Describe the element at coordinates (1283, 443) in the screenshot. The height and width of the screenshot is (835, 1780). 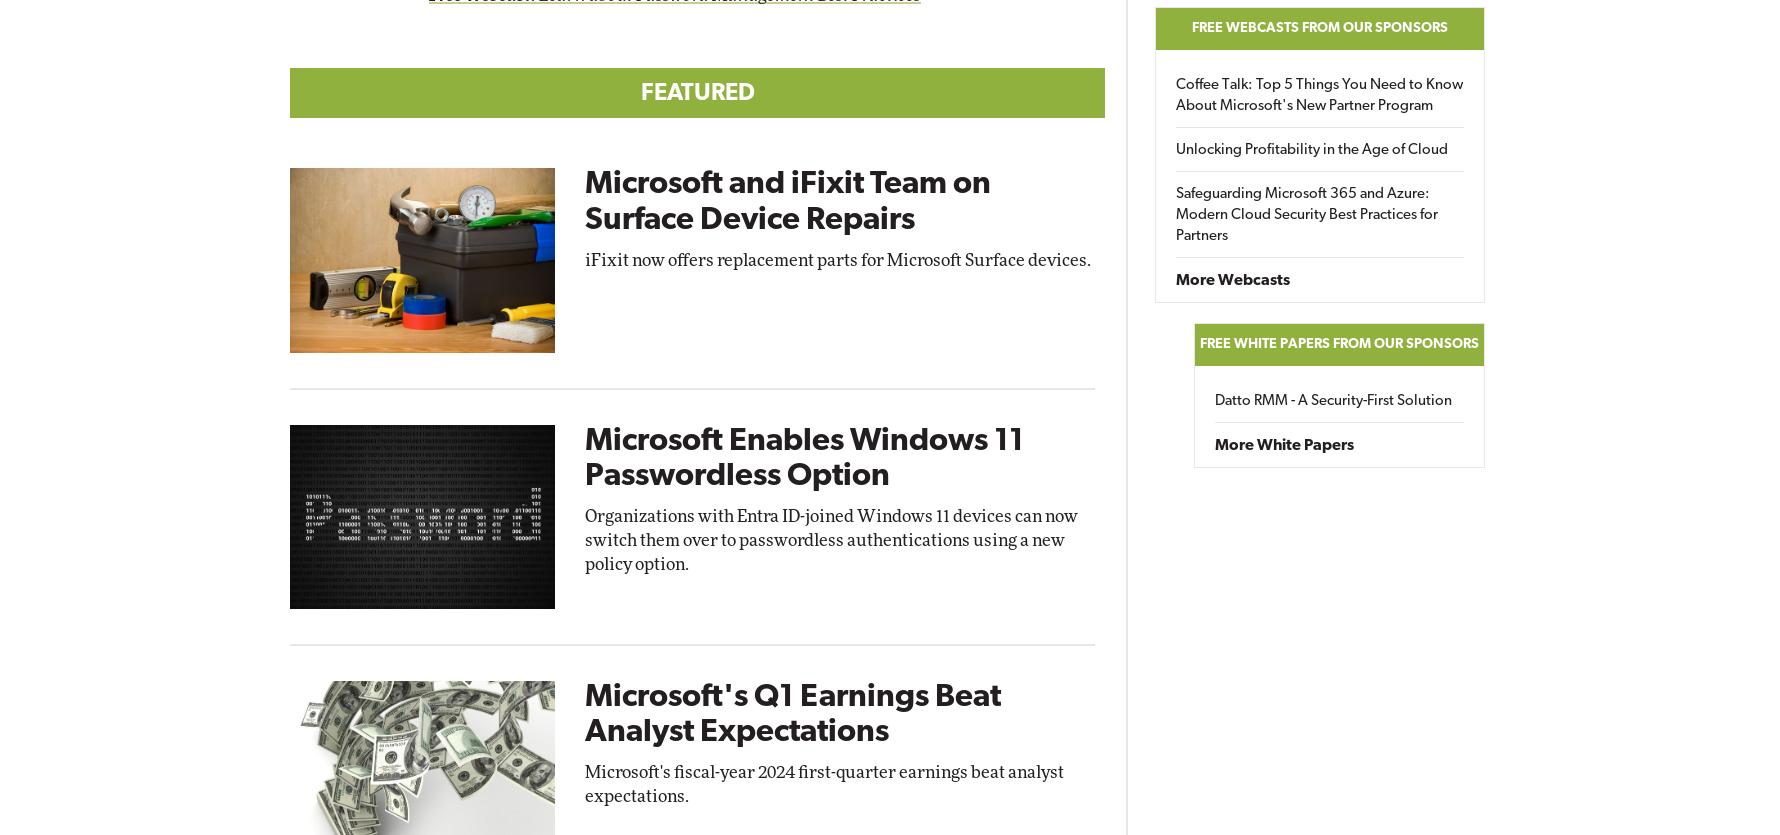
I see `'More White Papers'` at that location.